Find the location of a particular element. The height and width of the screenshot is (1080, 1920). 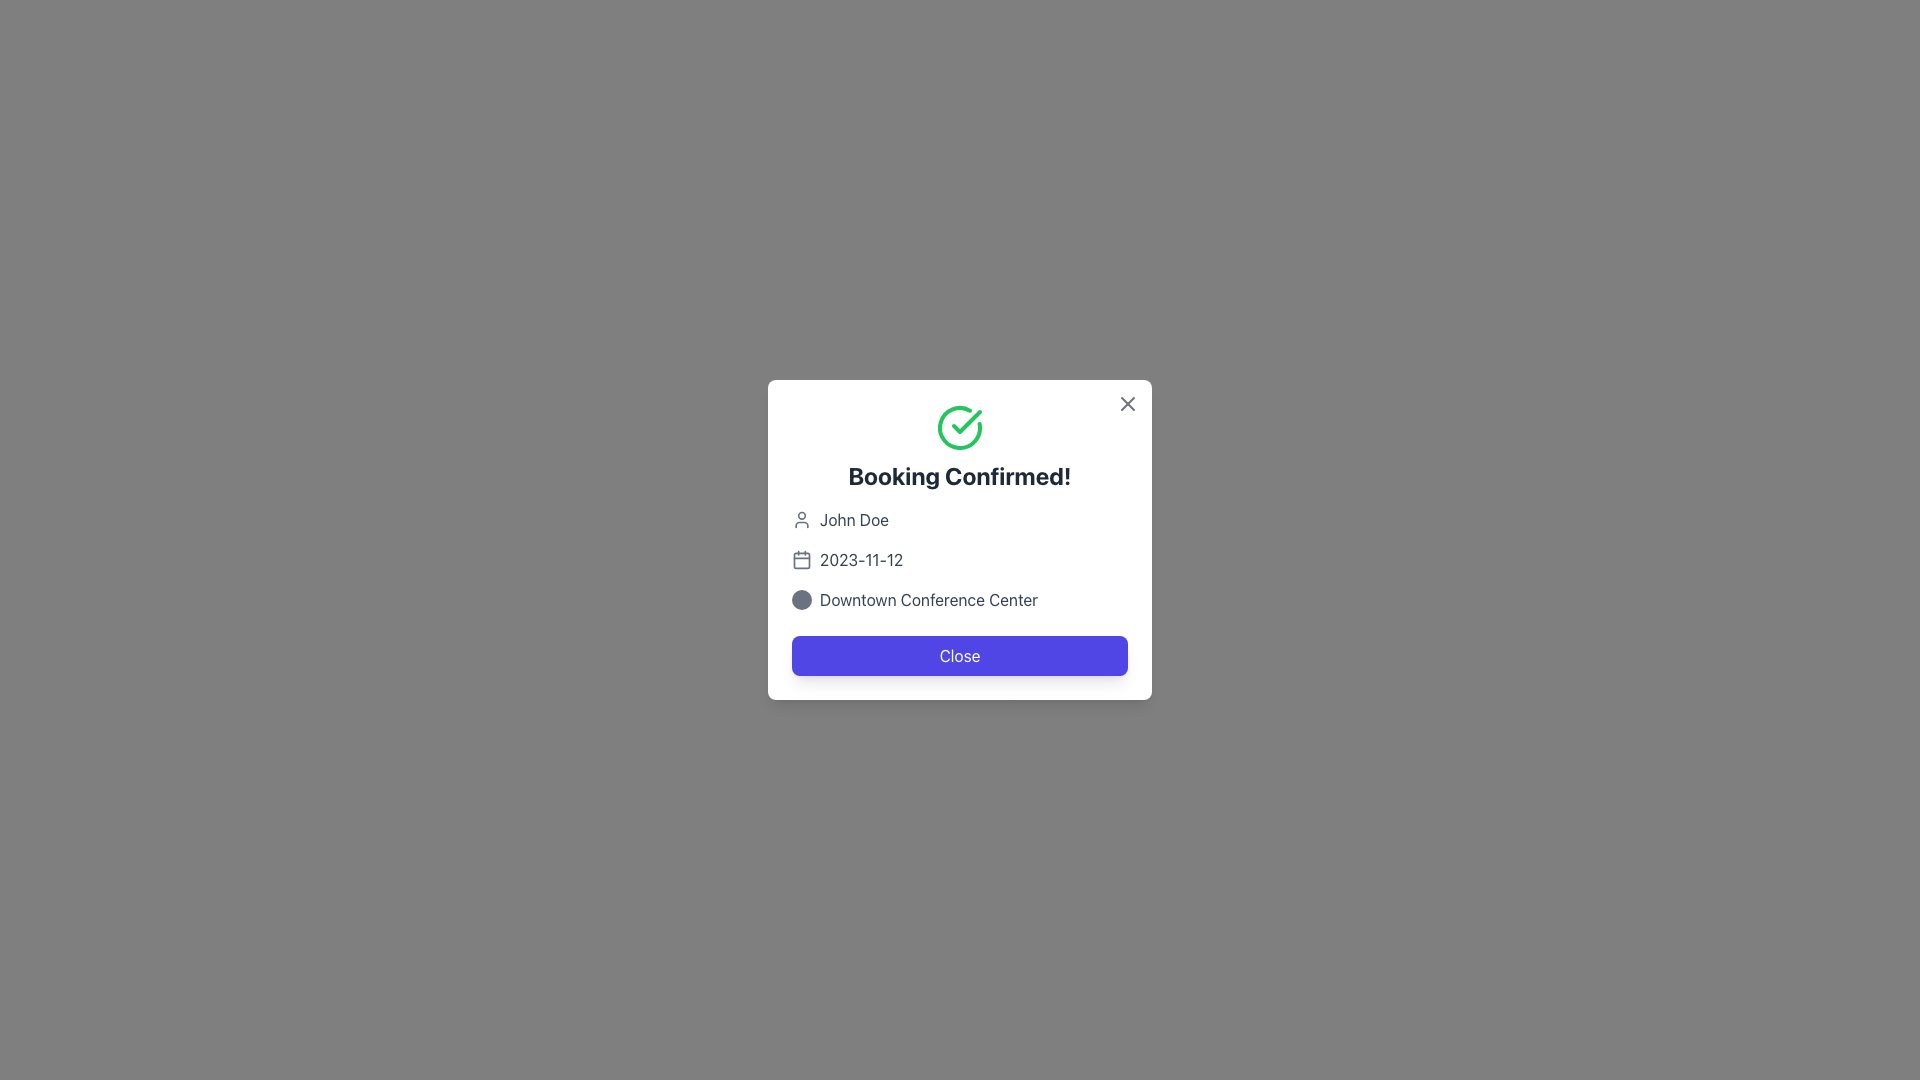

the text field displaying the name 'John Doe' in medium gray color, which is the first item in the list of details in the modal dialog view is located at coordinates (854, 519).